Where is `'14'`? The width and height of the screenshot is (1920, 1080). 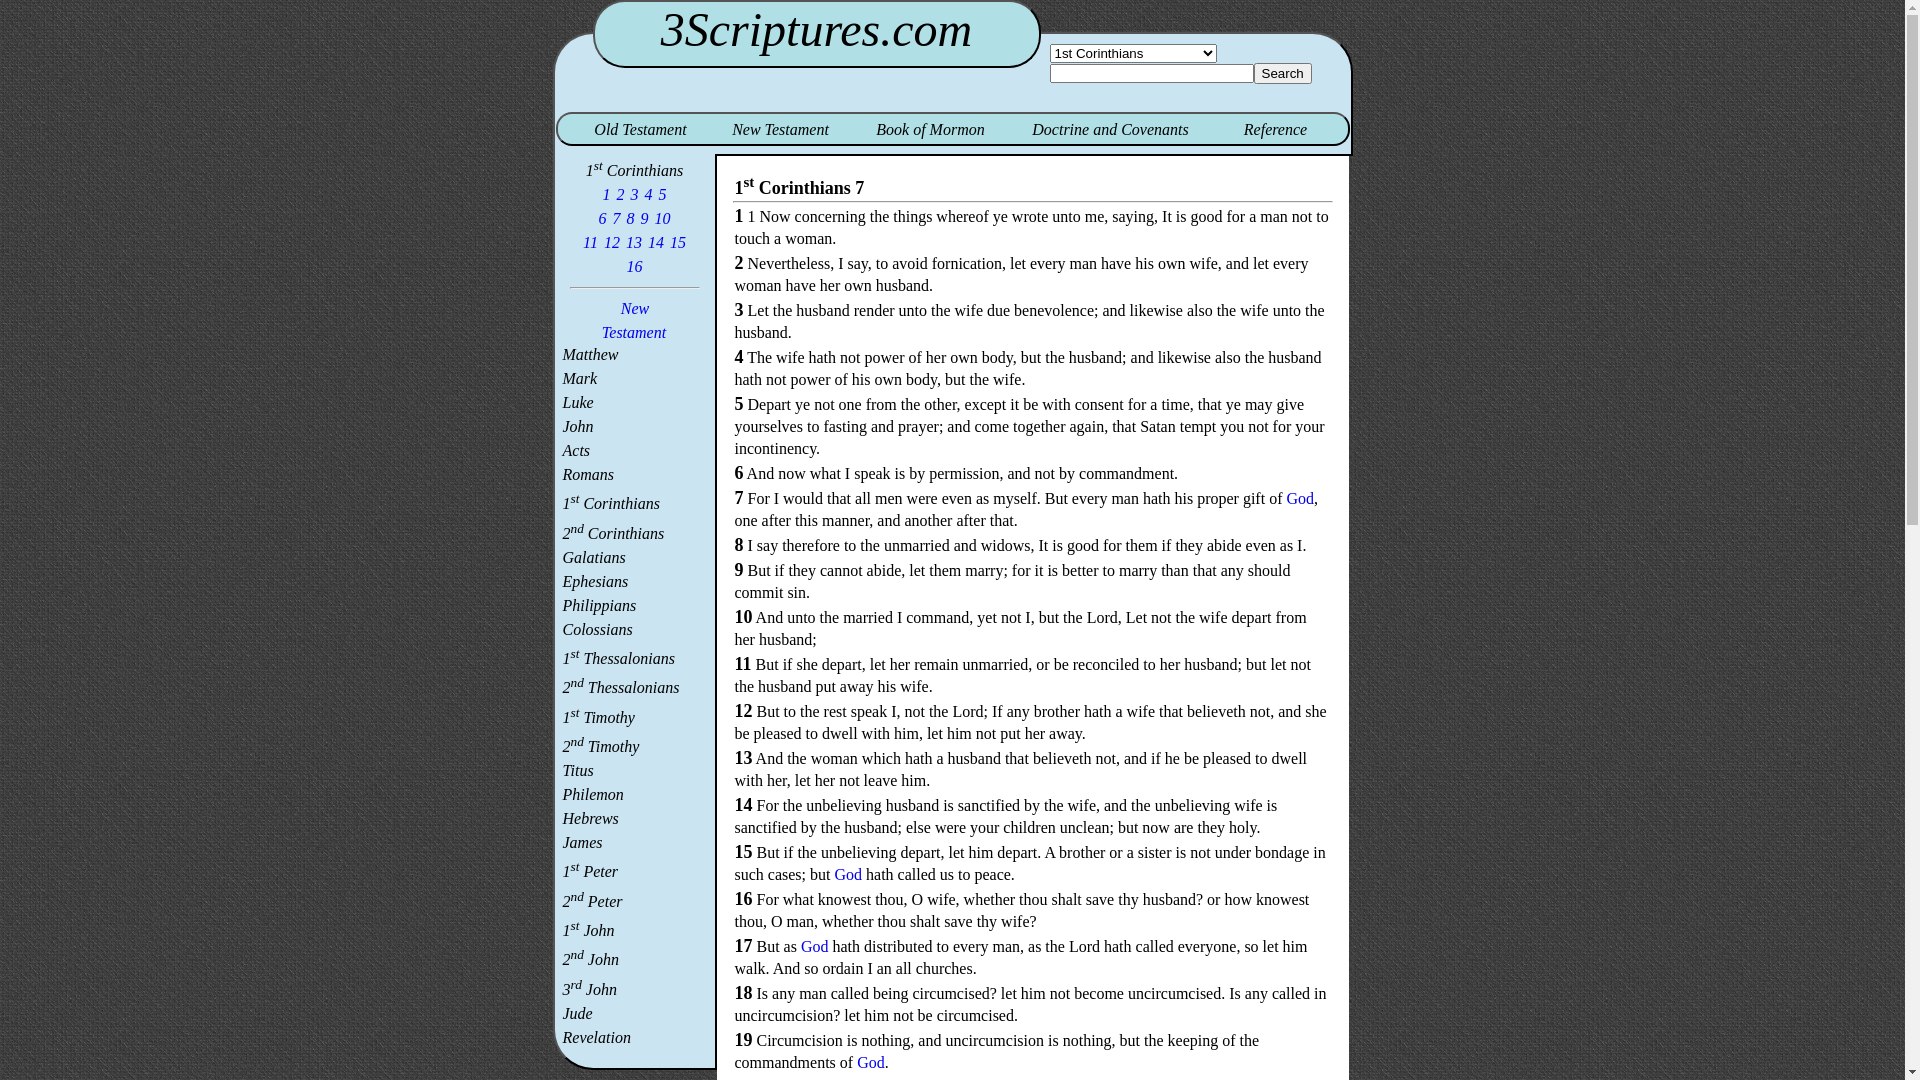 '14' is located at coordinates (656, 241).